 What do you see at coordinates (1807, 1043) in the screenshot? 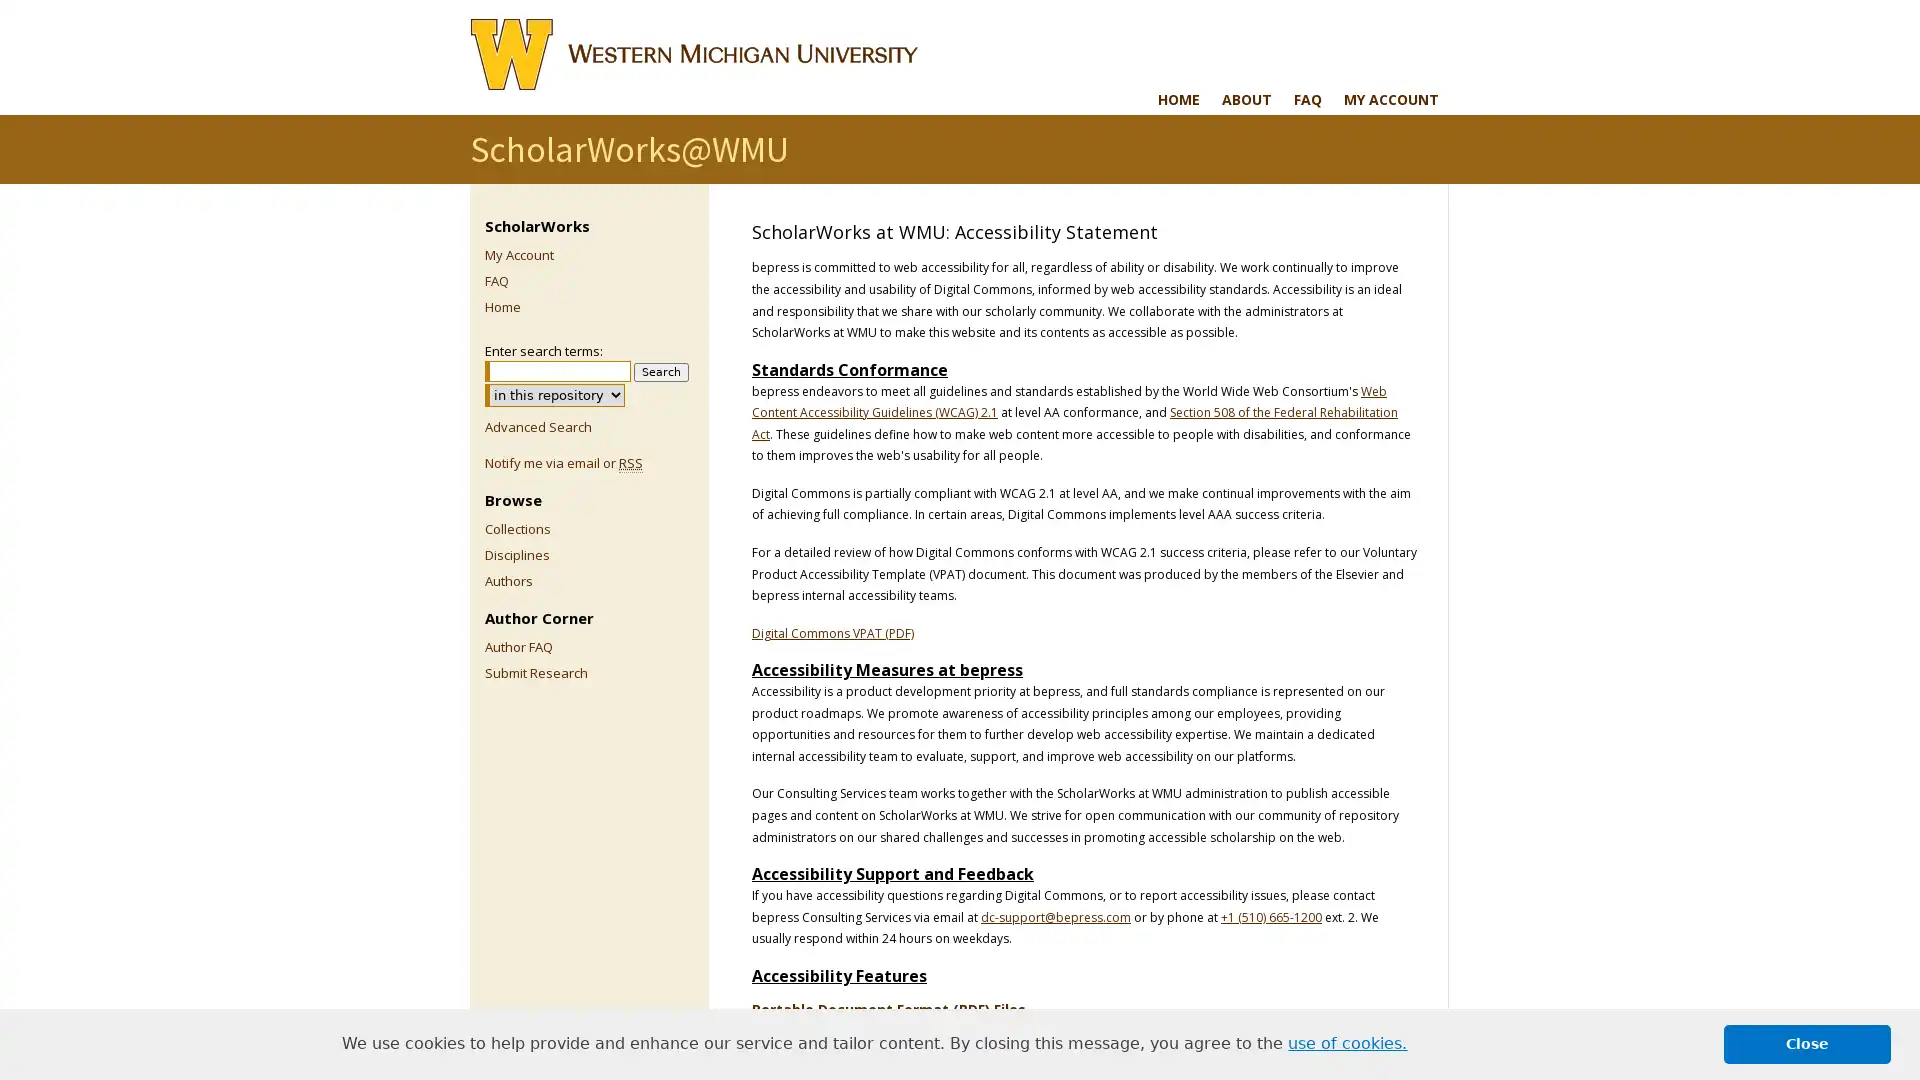
I see `dismiss cookie message` at bounding box center [1807, 1043].